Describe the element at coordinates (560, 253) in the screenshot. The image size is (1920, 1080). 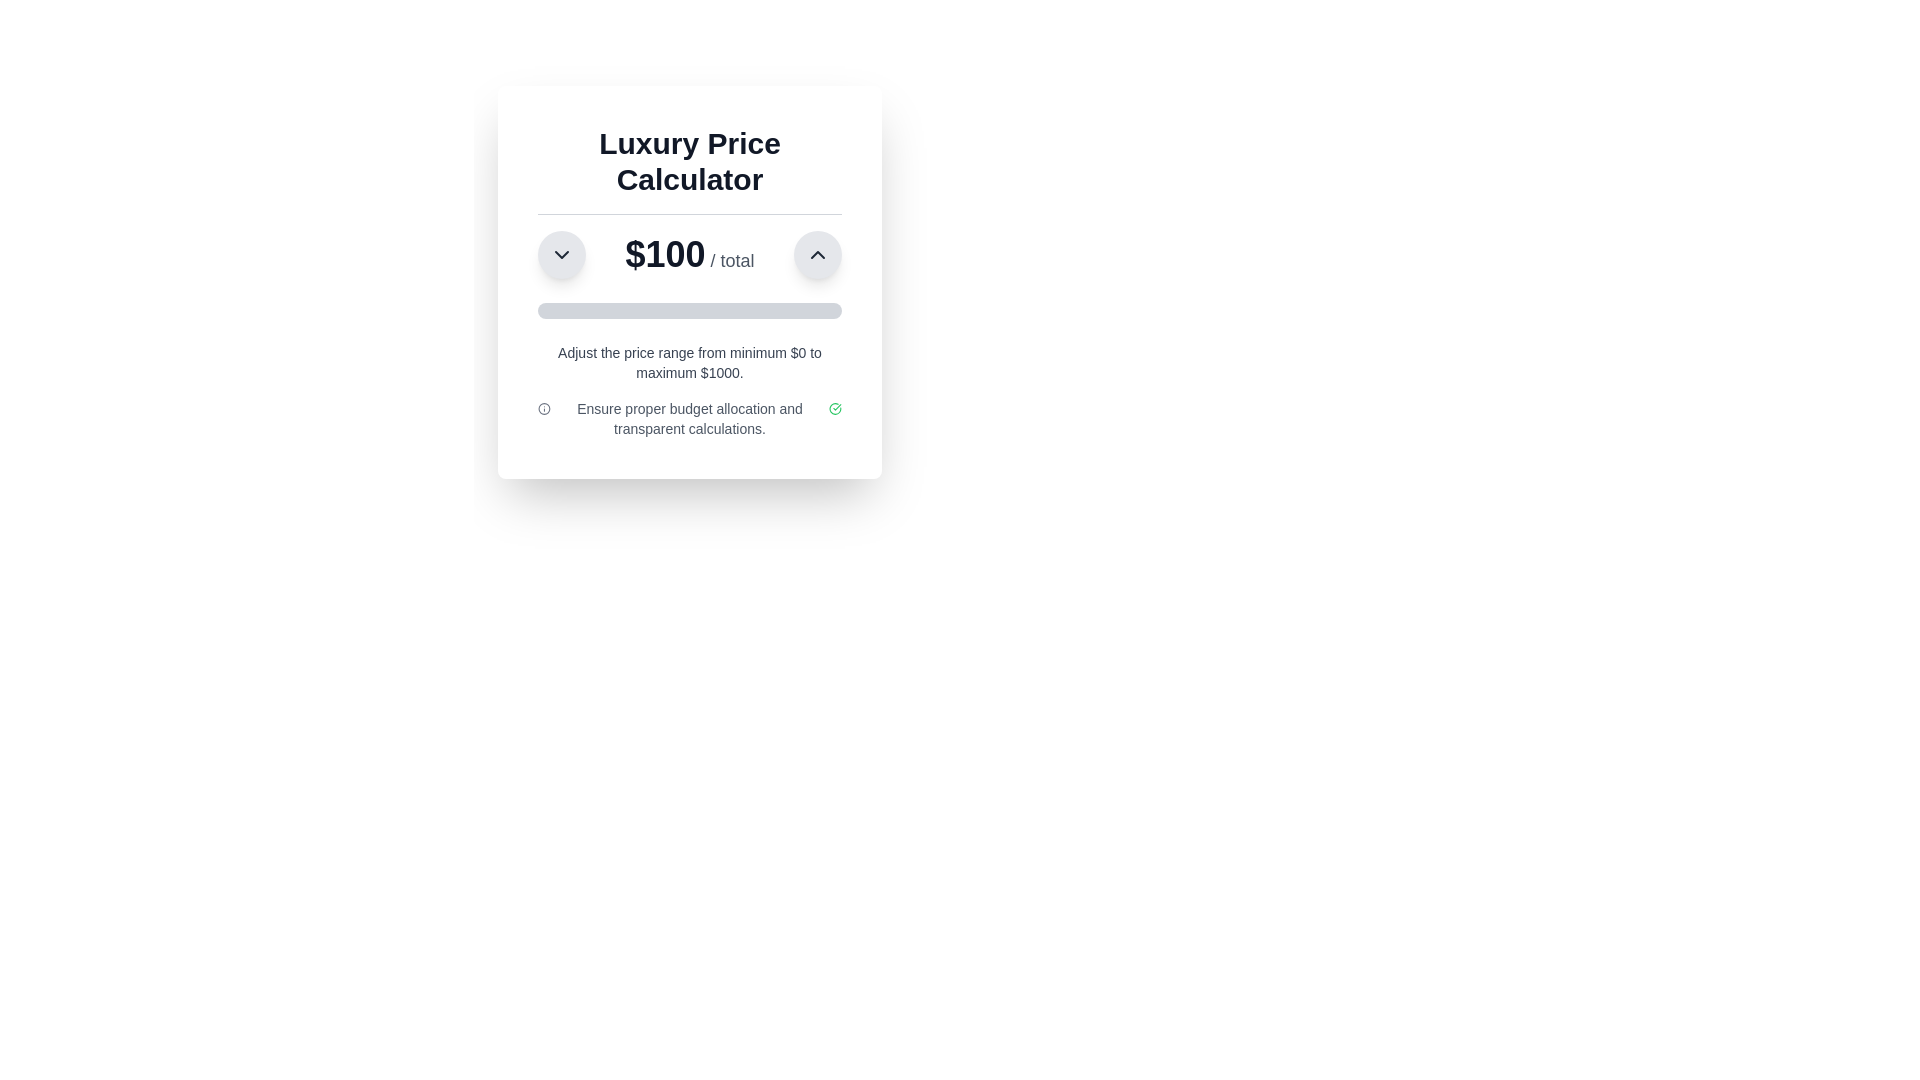
I see `the downward-pointing chevron icon located in the bottom-right corner of the circular button to the left of the displayed numerical value '$100 / total'` at that location.